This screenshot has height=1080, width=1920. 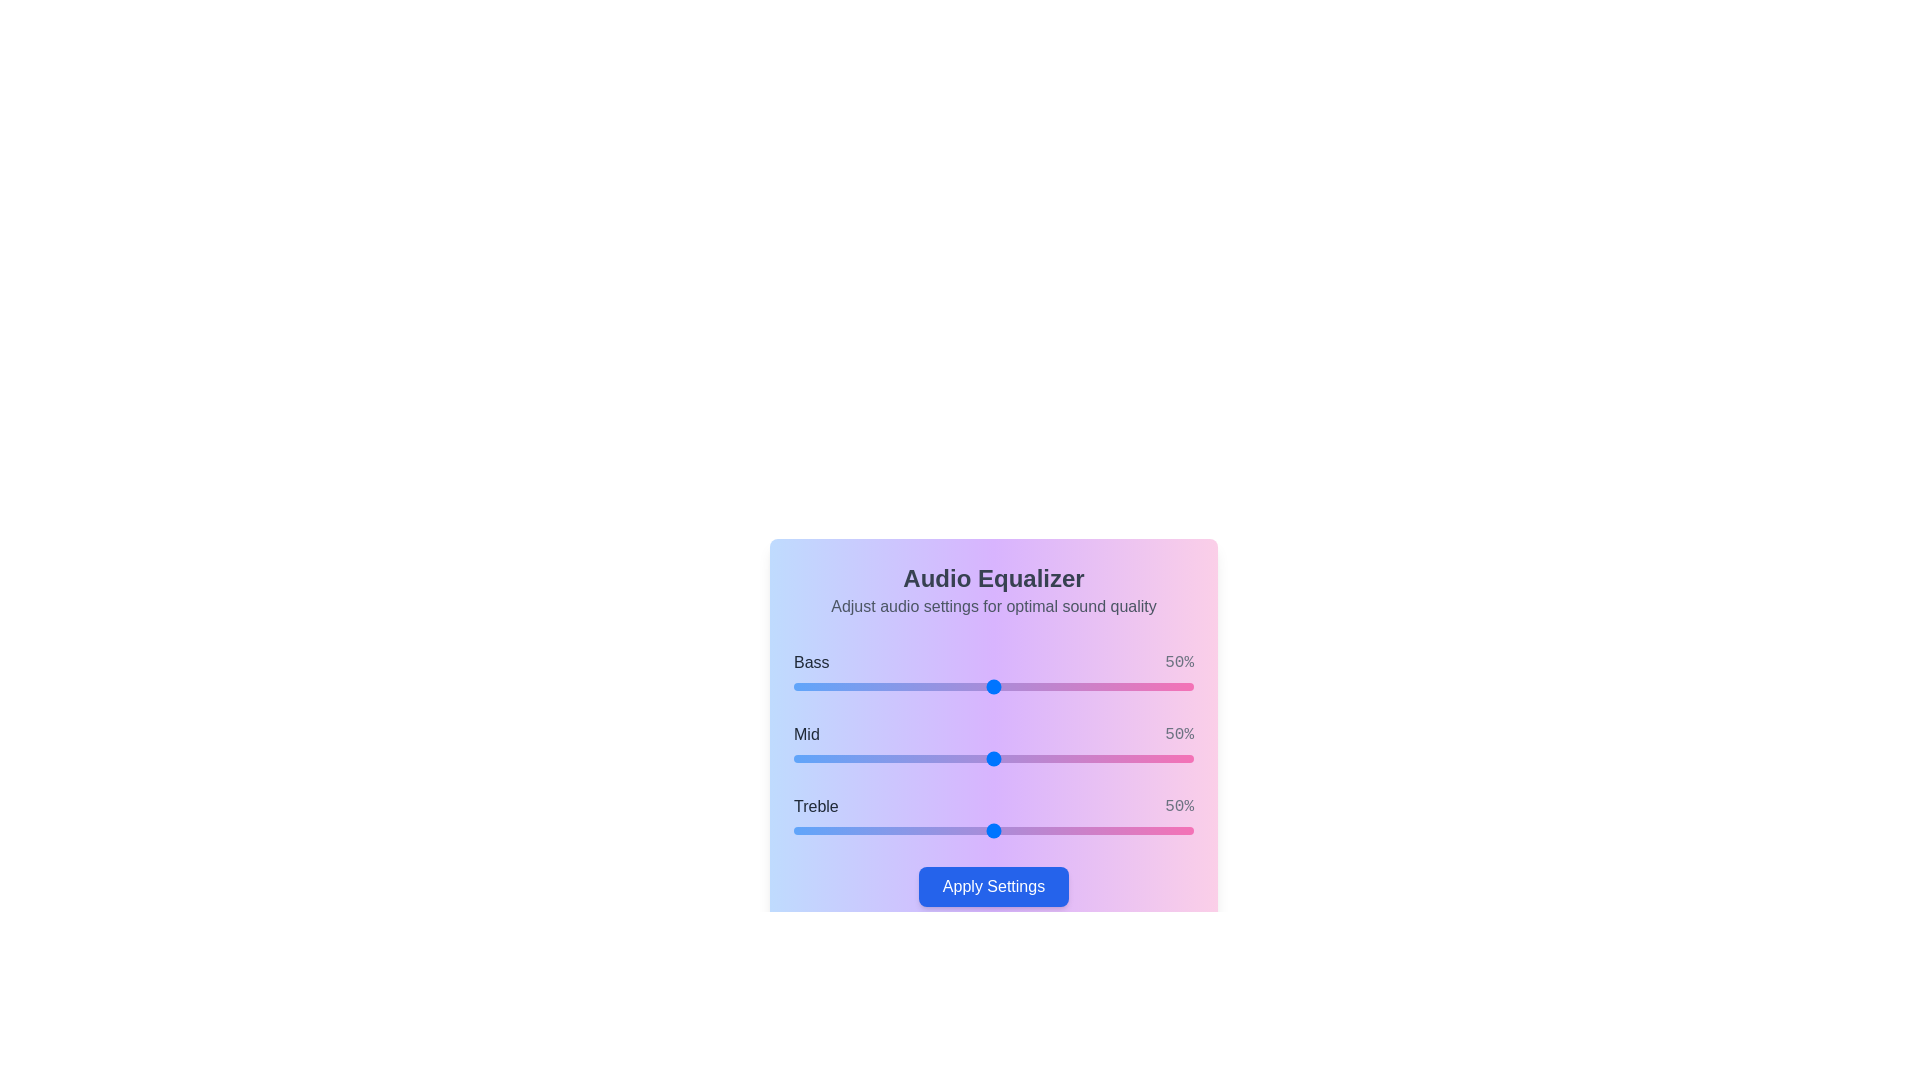 I want to click on the 1 slider to 18%, so click(x=865, y=759).